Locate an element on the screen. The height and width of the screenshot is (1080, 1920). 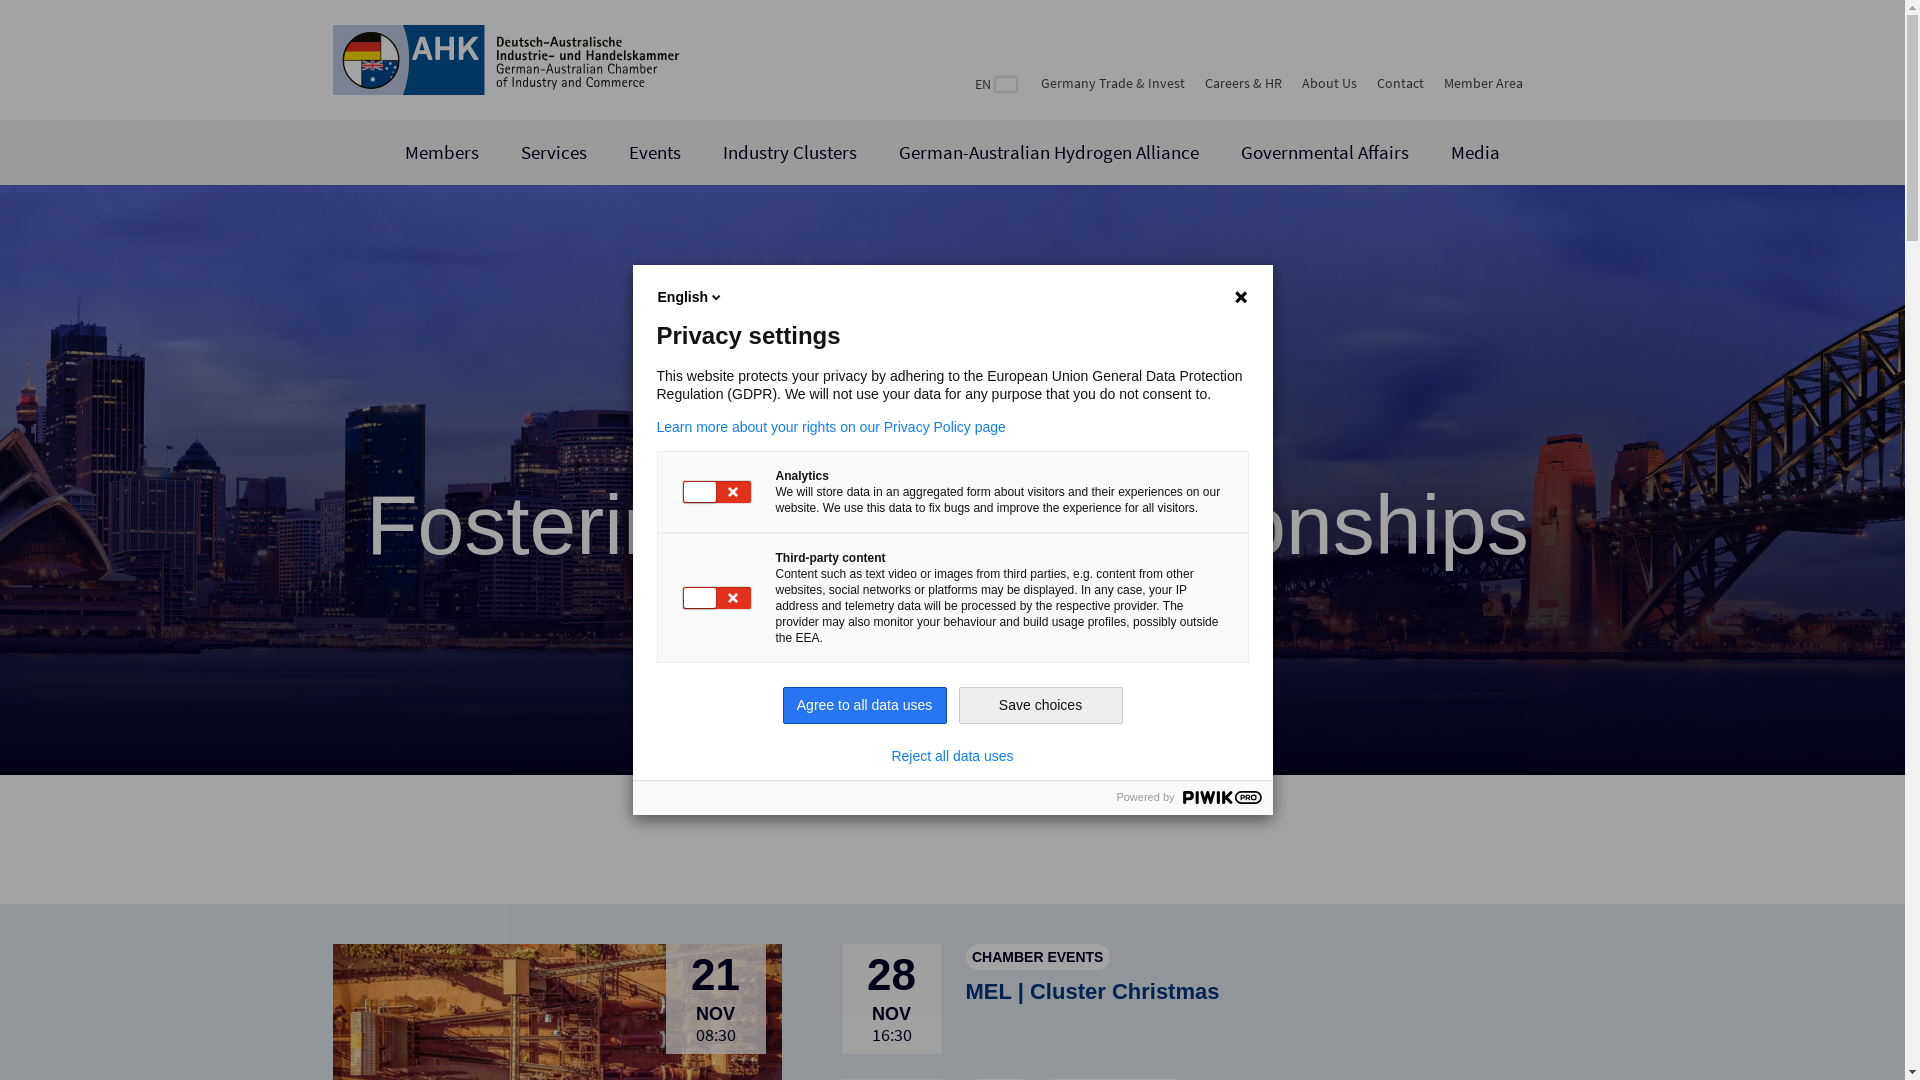
'Media' is located at coordinates (1475, 151).